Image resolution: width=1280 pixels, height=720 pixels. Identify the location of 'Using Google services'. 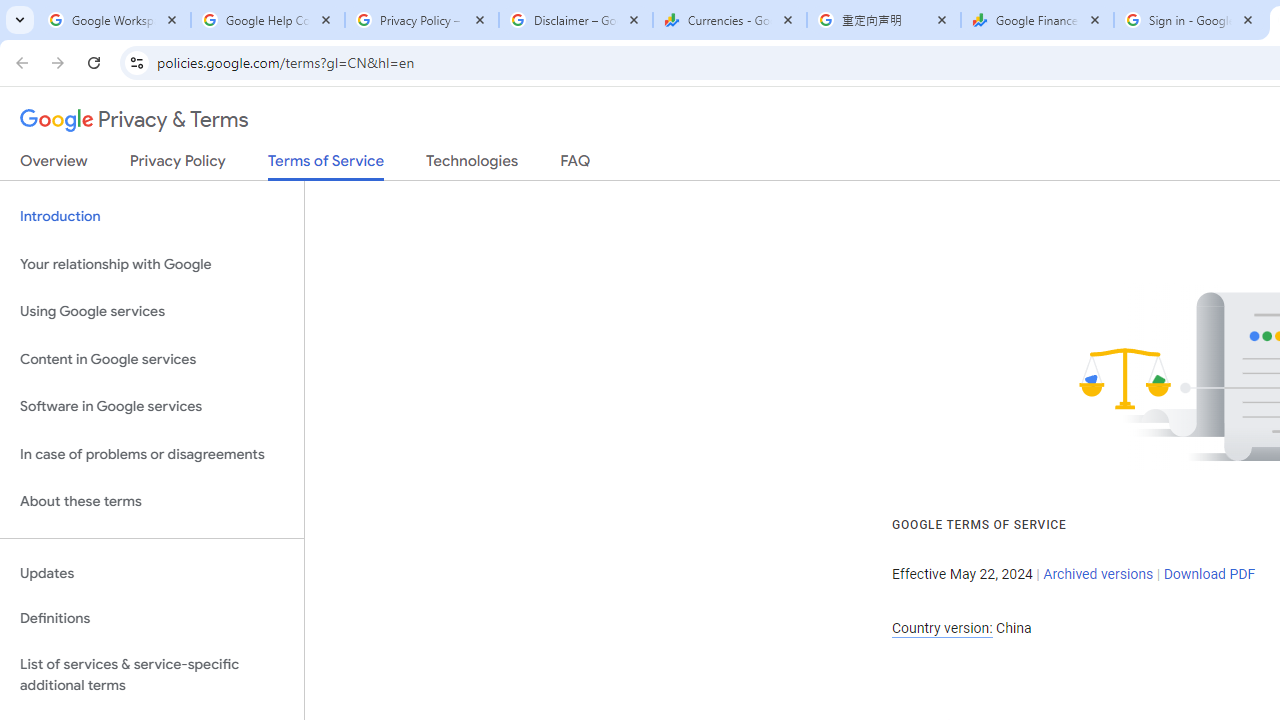
(151, 312).